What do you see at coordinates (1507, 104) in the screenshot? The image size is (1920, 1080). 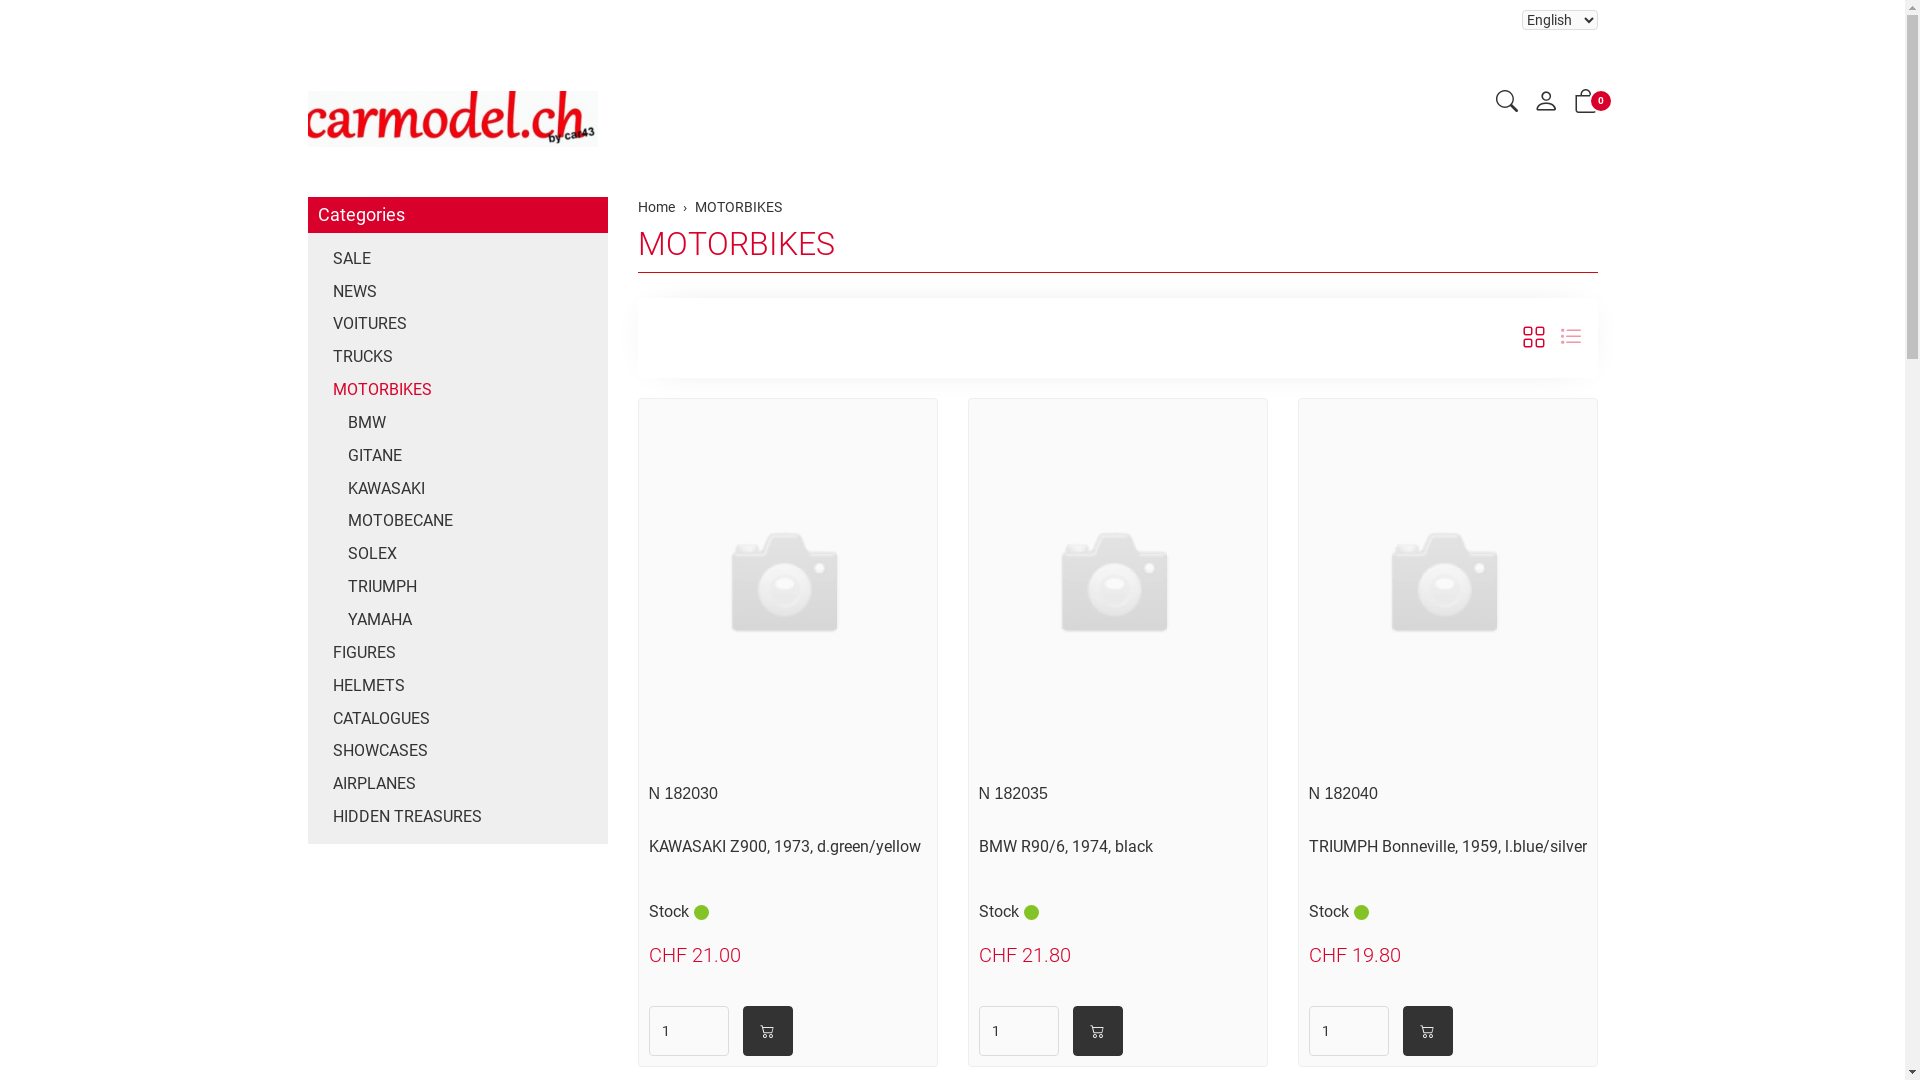 I see `'Search'` at bounding box center [1507, 104].